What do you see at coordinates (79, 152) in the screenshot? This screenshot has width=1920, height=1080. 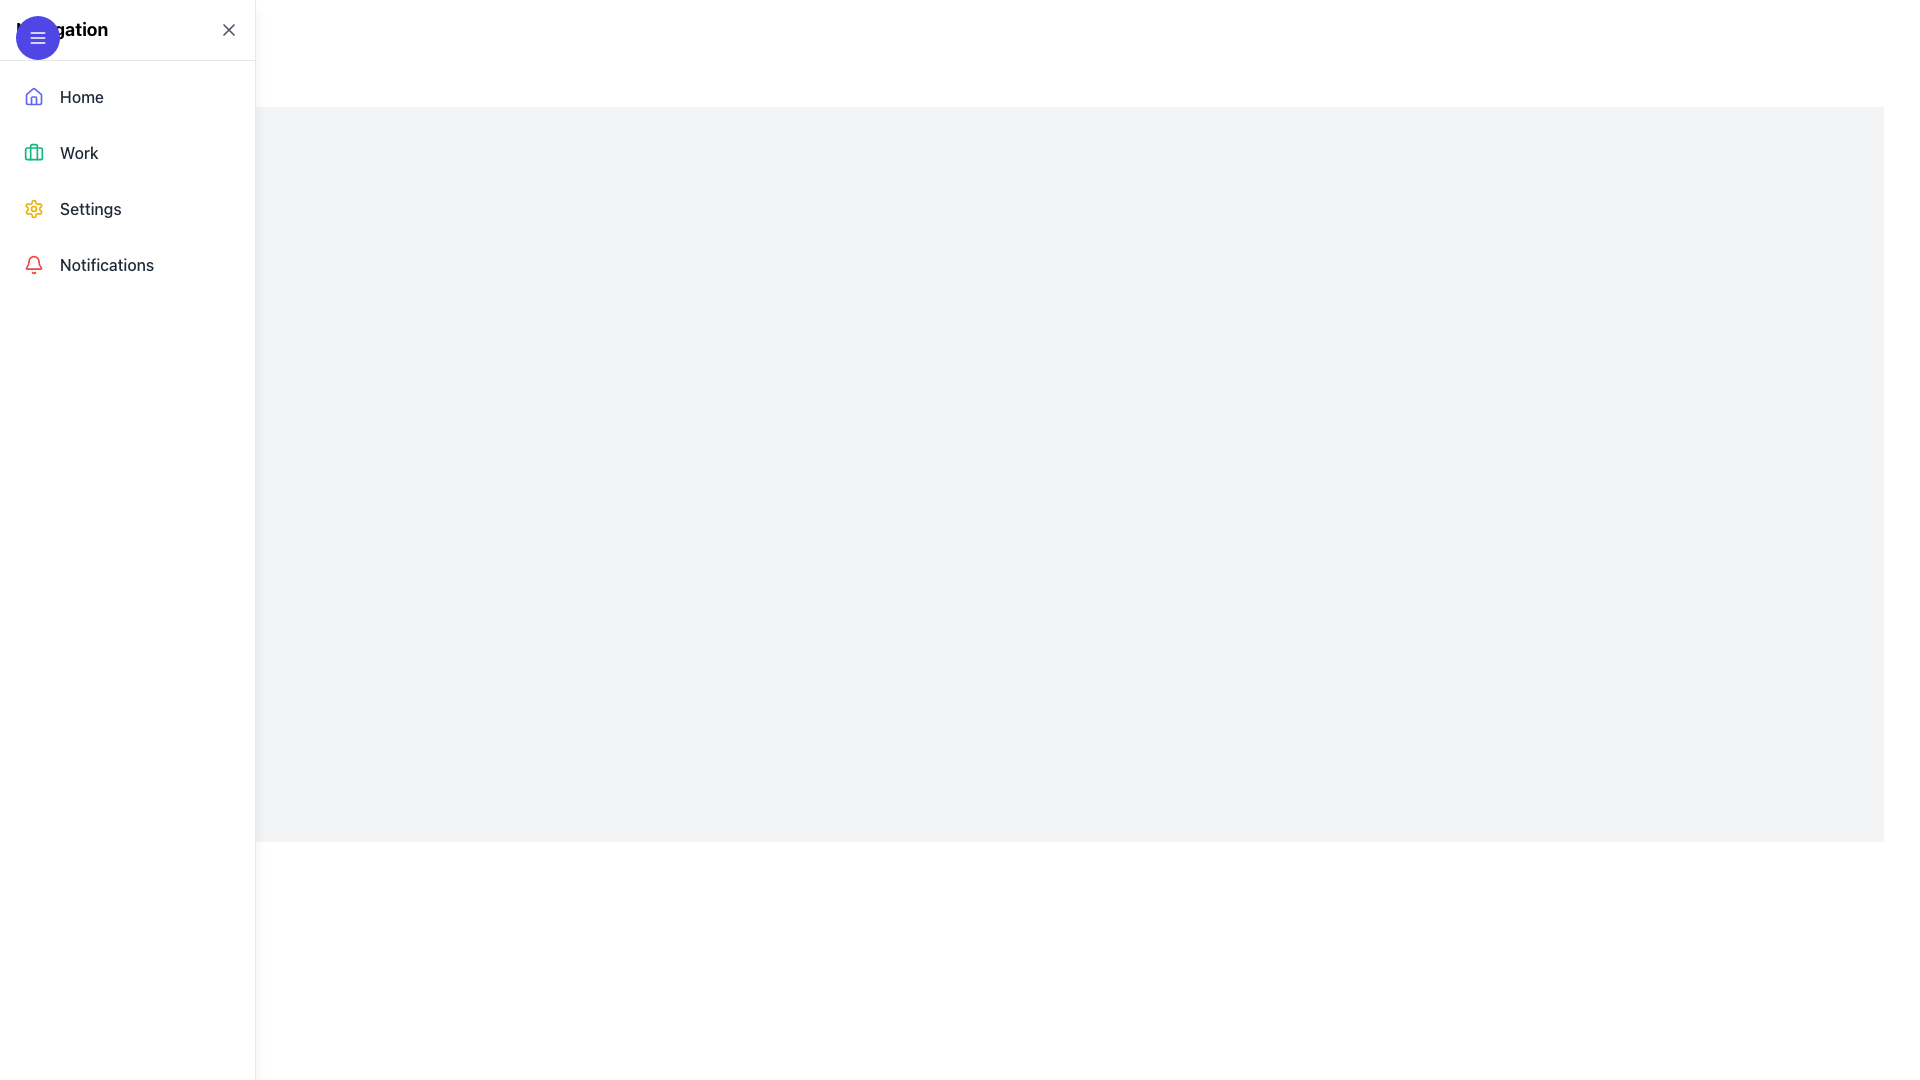 I see `the 'Work' text label in the sidebar menu` at bounding box center [79, 152].